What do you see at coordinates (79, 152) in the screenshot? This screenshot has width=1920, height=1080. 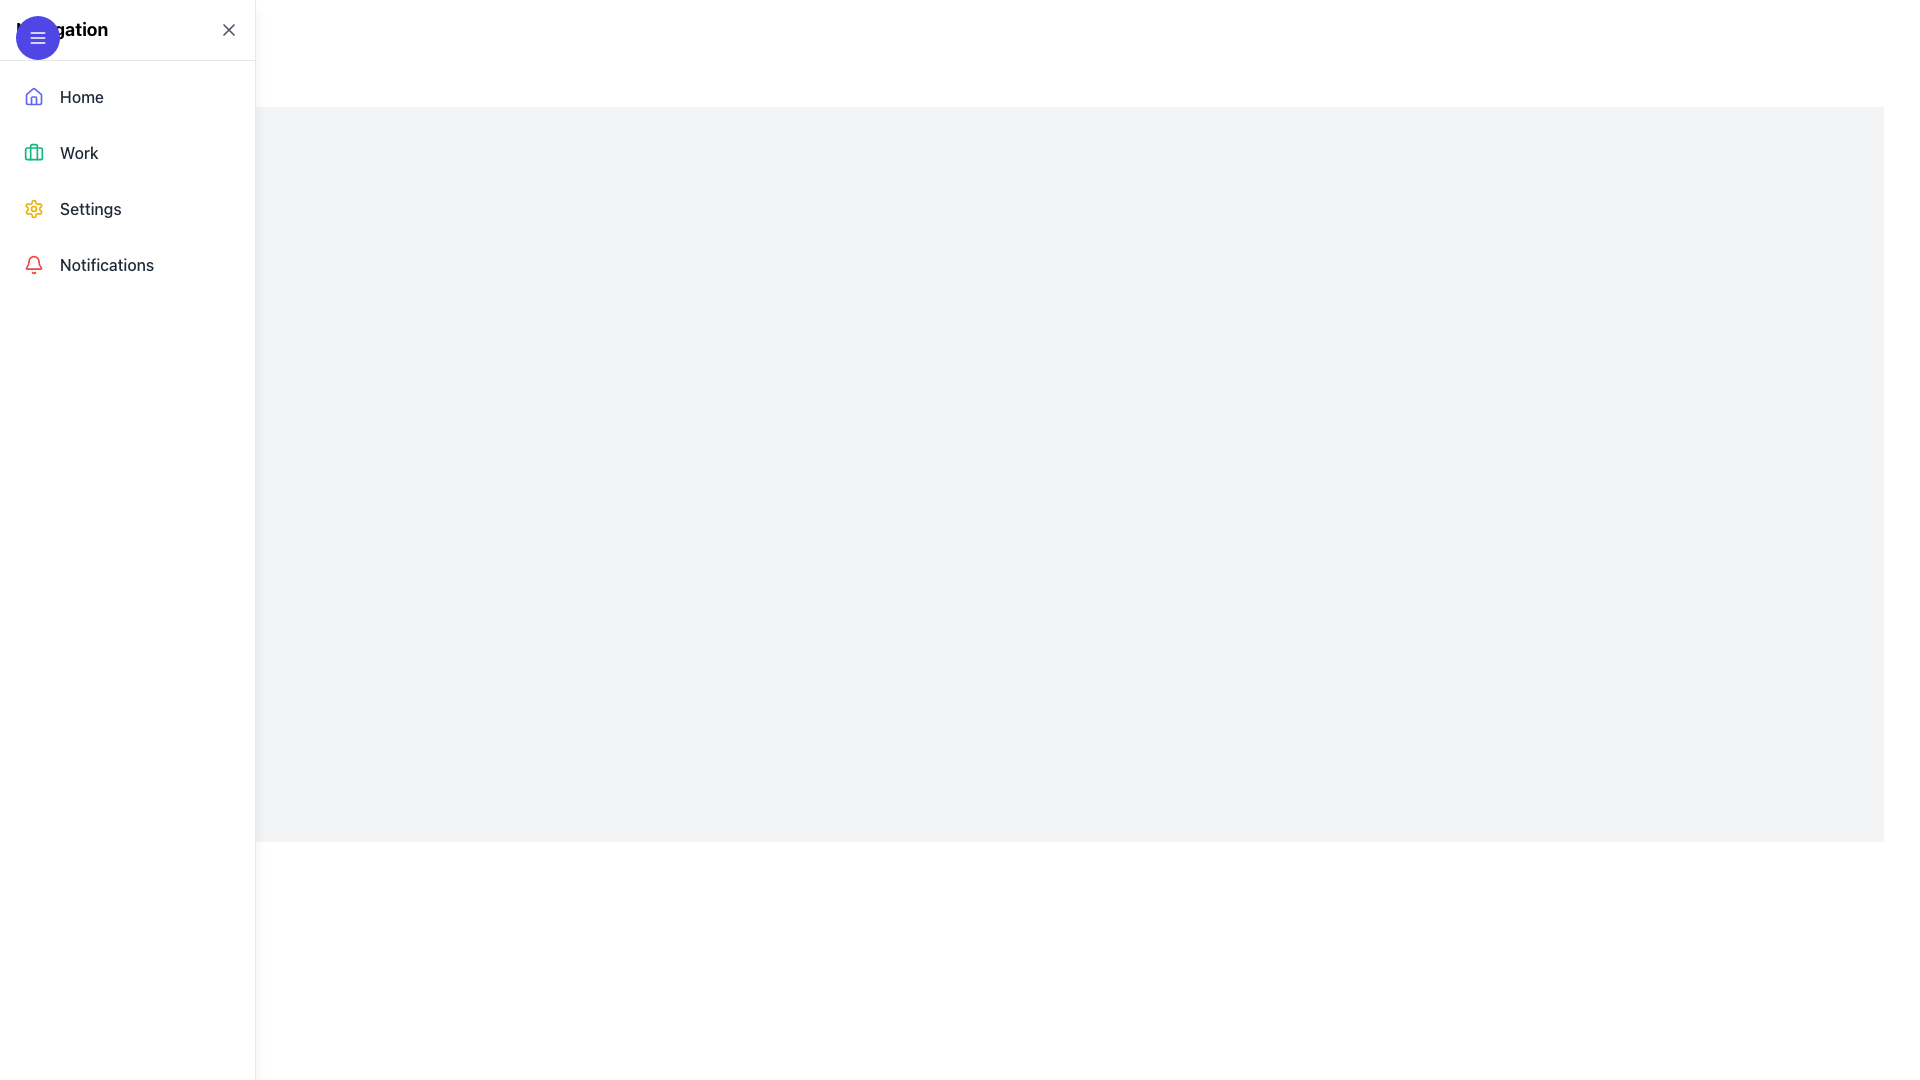 I see `the 'Work' text label in the sidebar menu` at bounding box center [79, 152].